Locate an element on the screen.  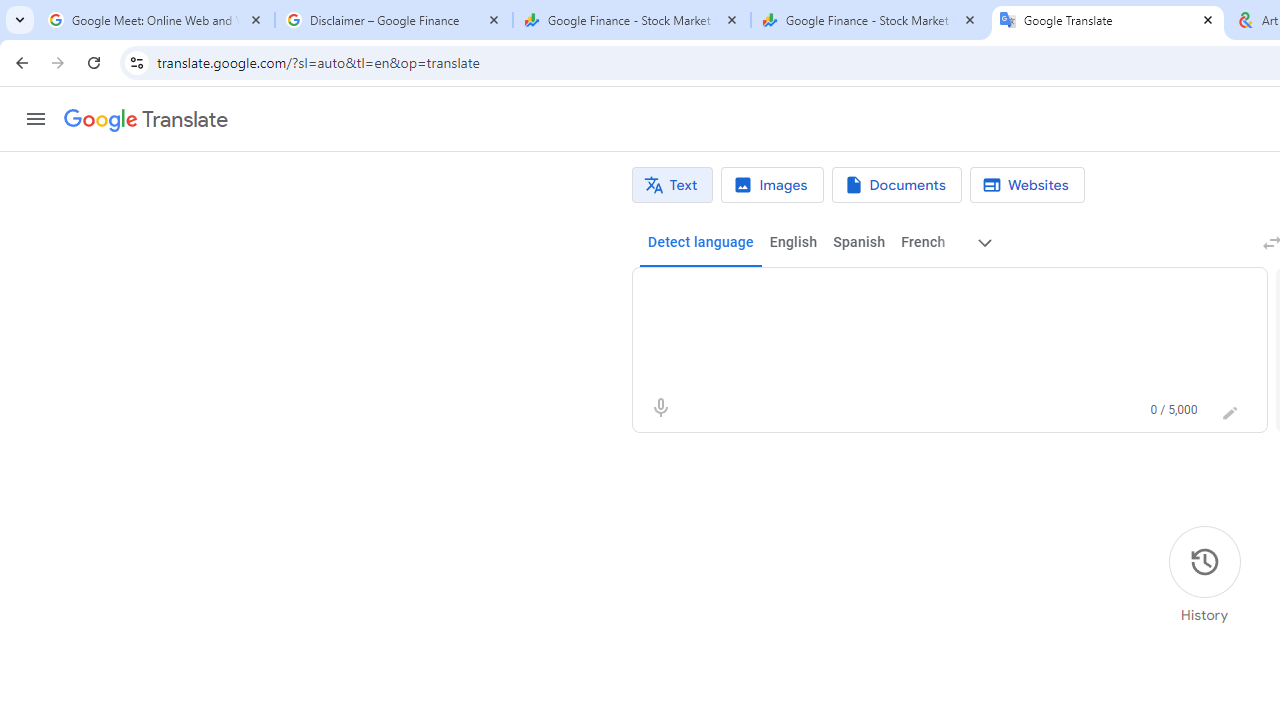
'English' is located at coordinates (792, 242).